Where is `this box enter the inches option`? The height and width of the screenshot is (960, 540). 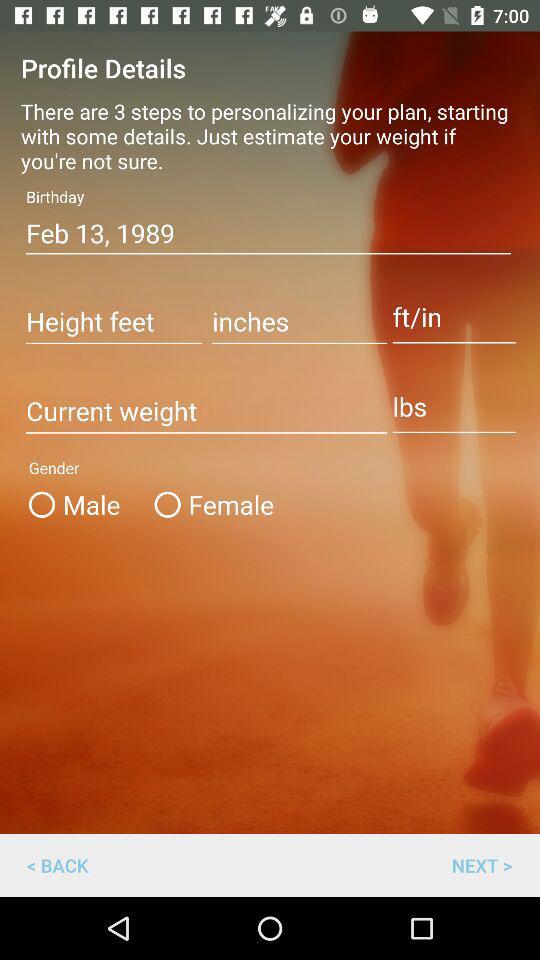
this box enter the inches option is located at coordinates (298, 323).